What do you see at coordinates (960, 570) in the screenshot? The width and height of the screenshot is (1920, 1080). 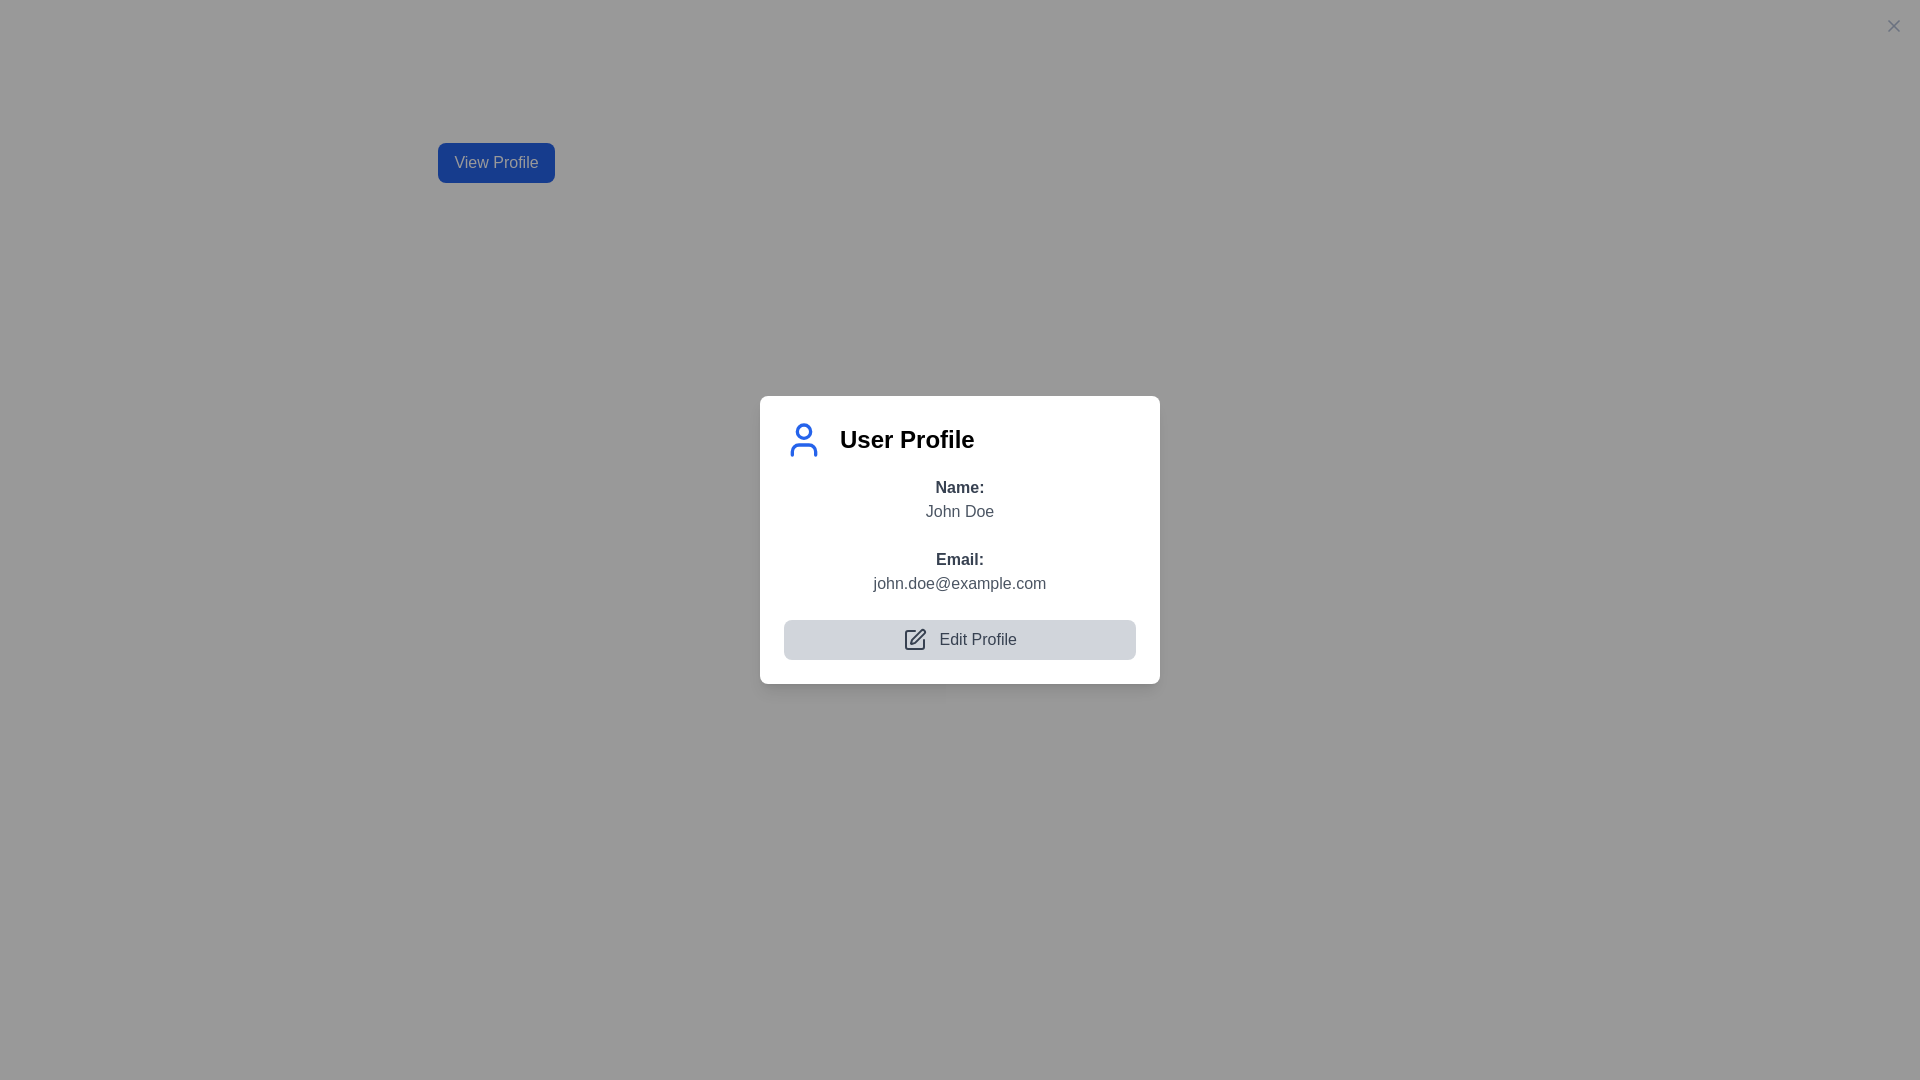 I see `the static text block displaying the email address associated with the user profile, located in the center area of the modal card, below the 'Name: John Doe' section` at bounding box center [960, 570].